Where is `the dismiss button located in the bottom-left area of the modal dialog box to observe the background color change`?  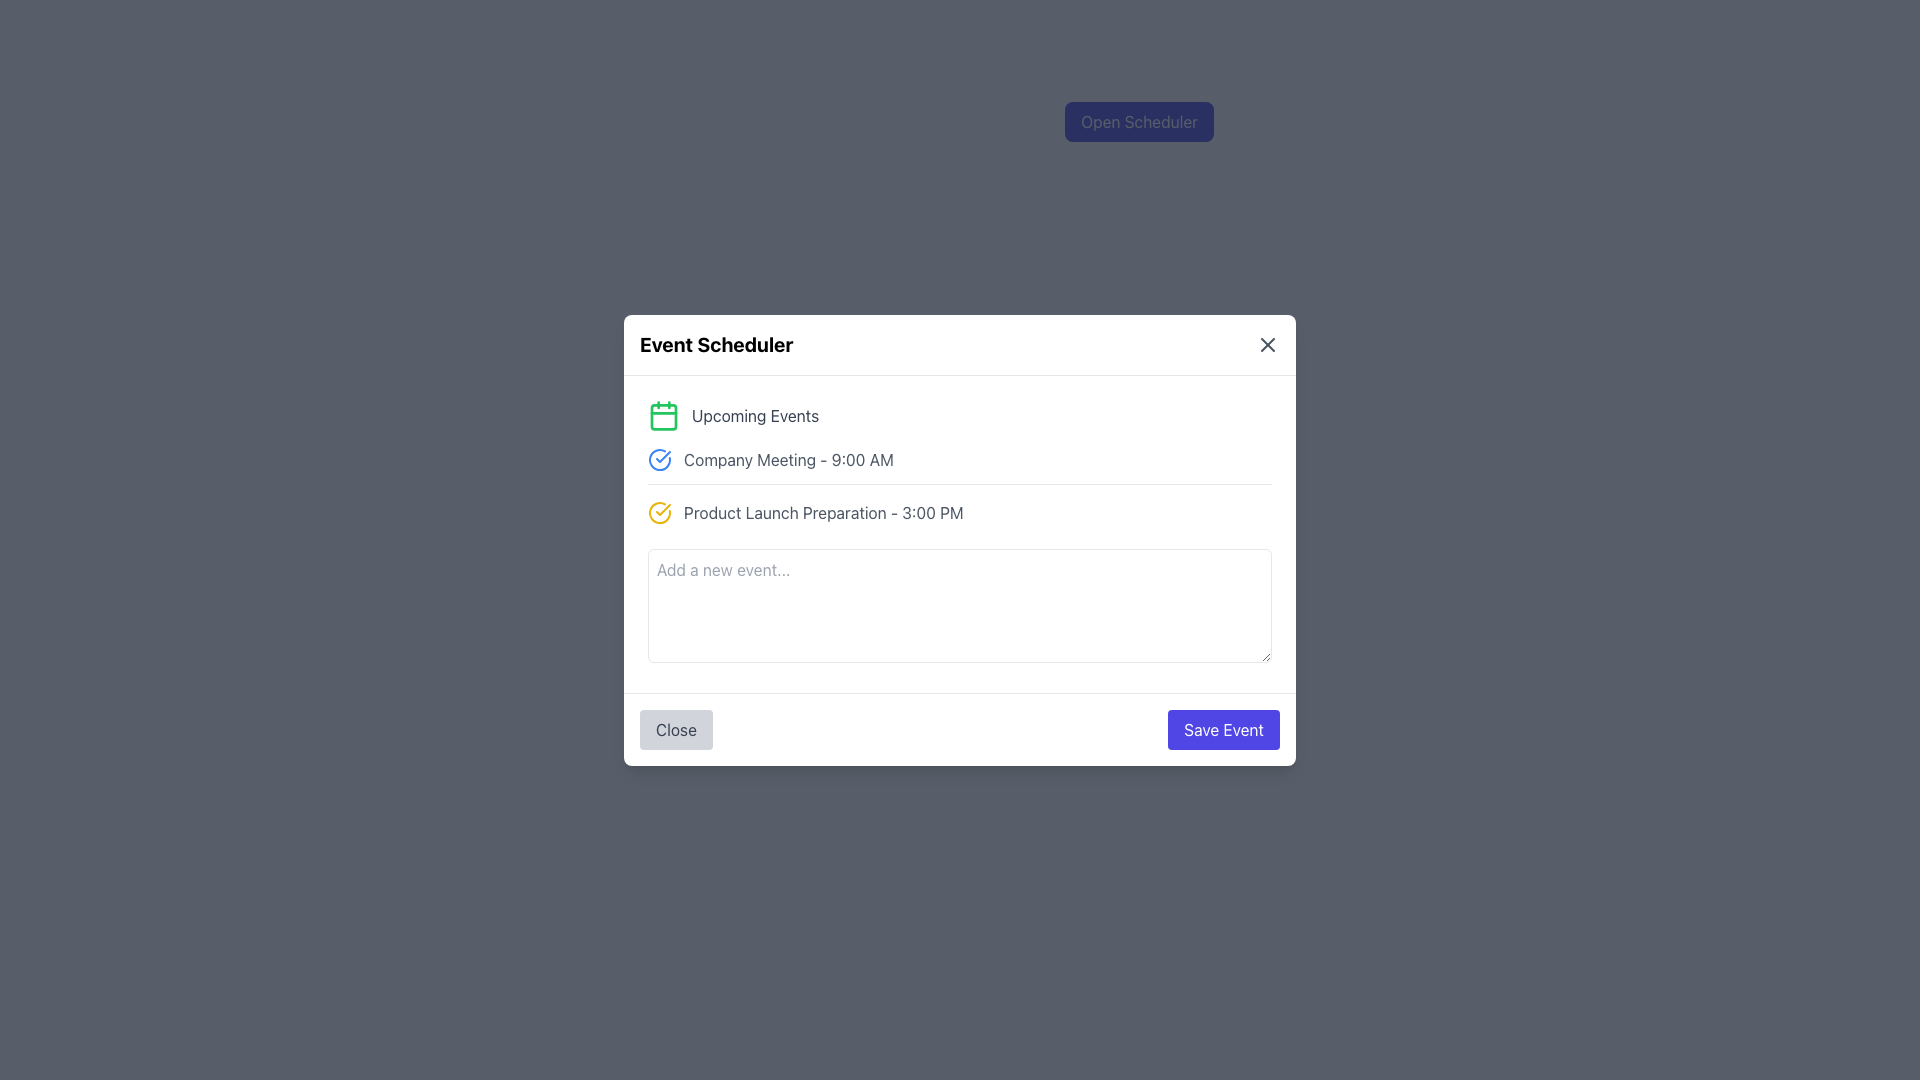
the dismiss button located in the bottom-left area of the modal dialog box to observe the background color change is located at coordinates (676, 729).